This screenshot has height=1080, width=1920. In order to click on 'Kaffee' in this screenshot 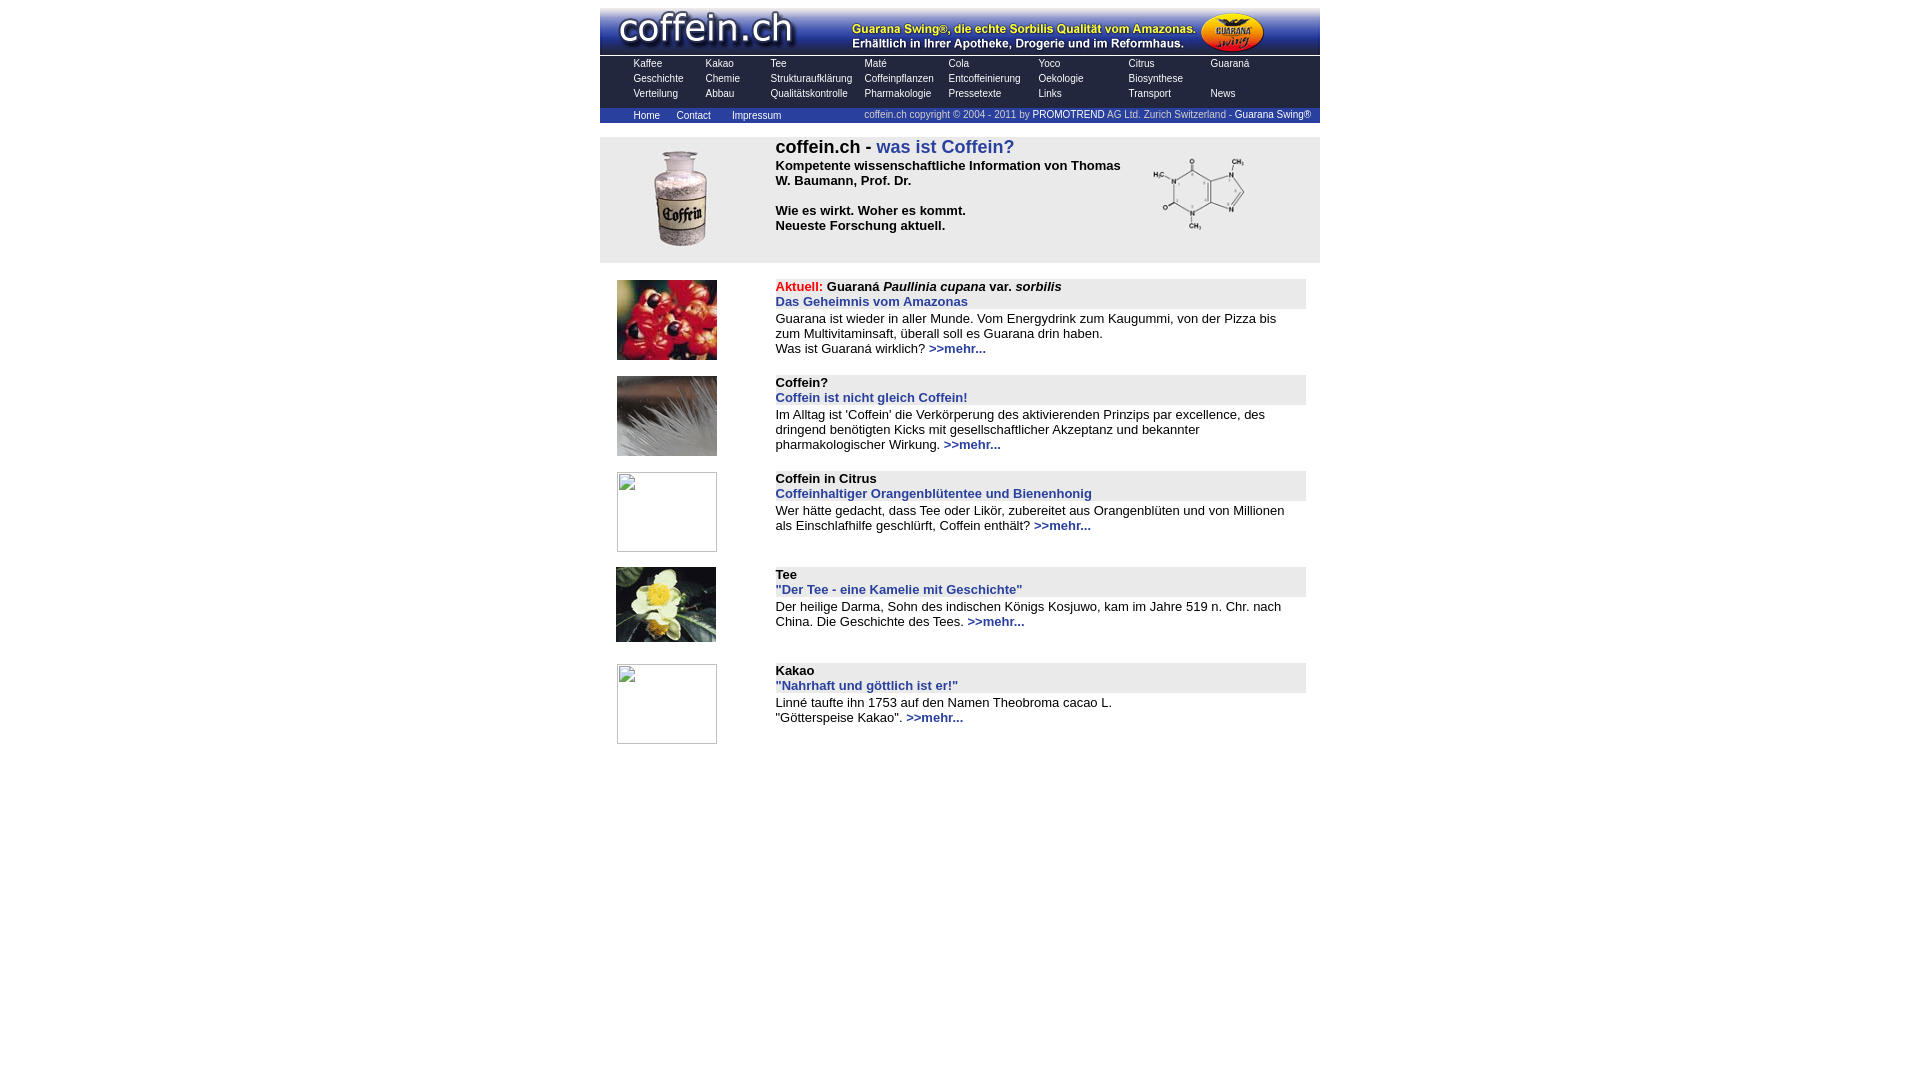, I will do `click(648, 62)`.